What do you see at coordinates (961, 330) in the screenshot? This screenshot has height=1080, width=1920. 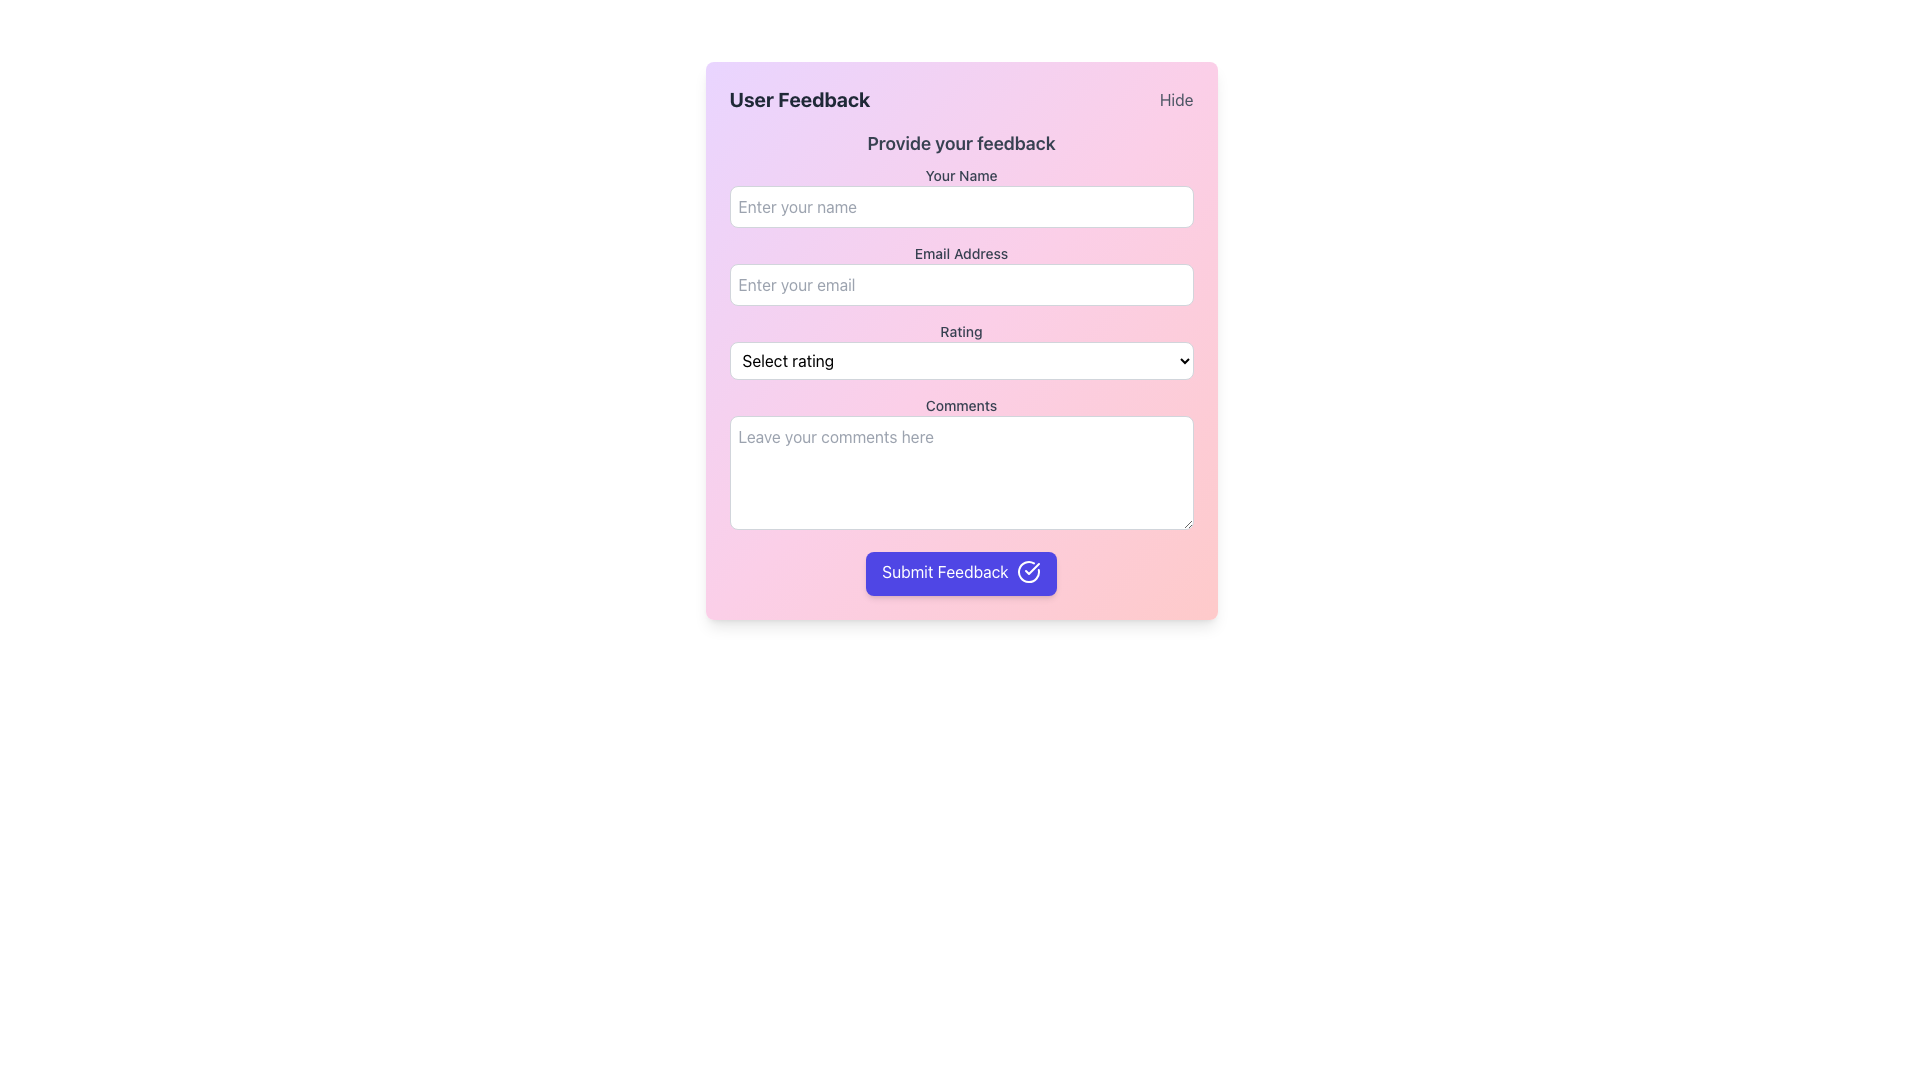 I see `the 'Rating' text label, which is styled in medium gray font and located above the 'Select rating' dropdown in the feedback form` at bounding box center [961, 330].